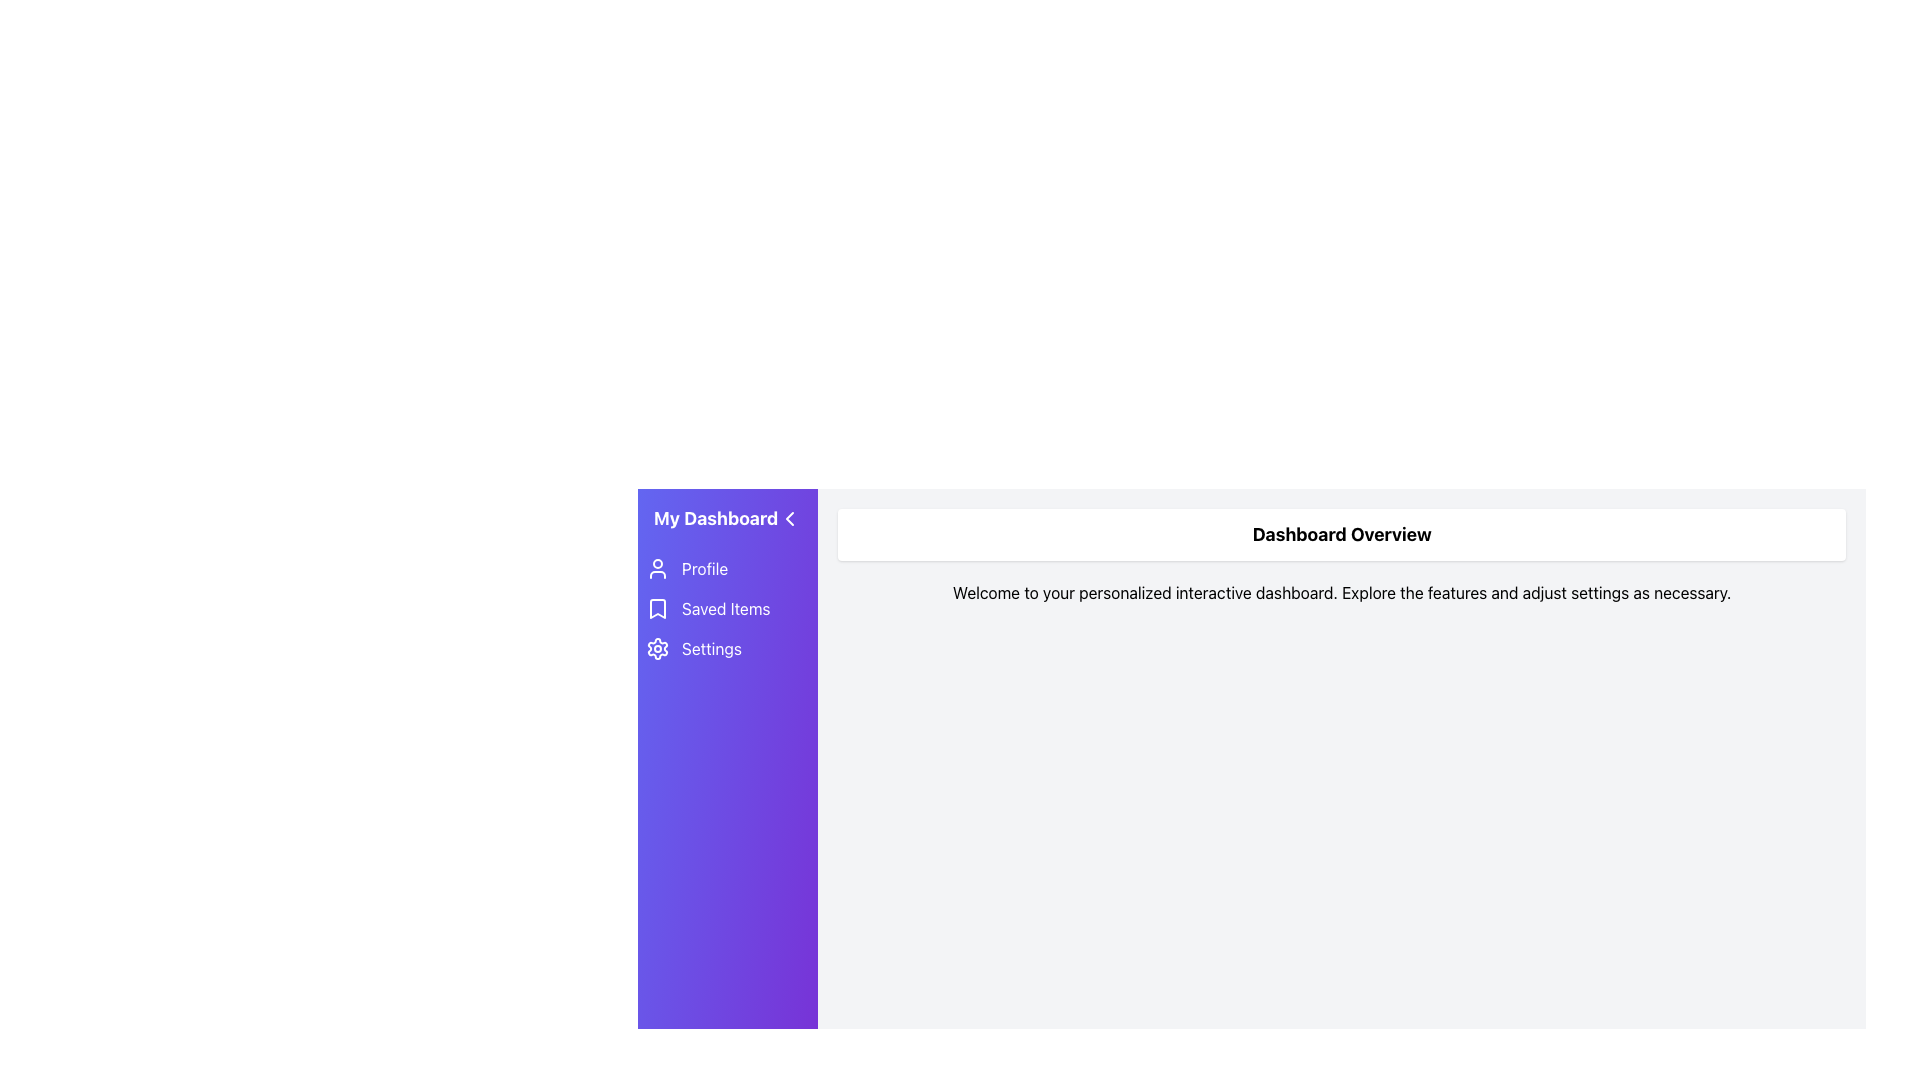  What do you see at coordinates (789, 518) in the screenshot?
I see `the button with an icon located to the far-right of the title 'My Dashboard' in the header section of the sidebar` at bounding box center [789, 518].